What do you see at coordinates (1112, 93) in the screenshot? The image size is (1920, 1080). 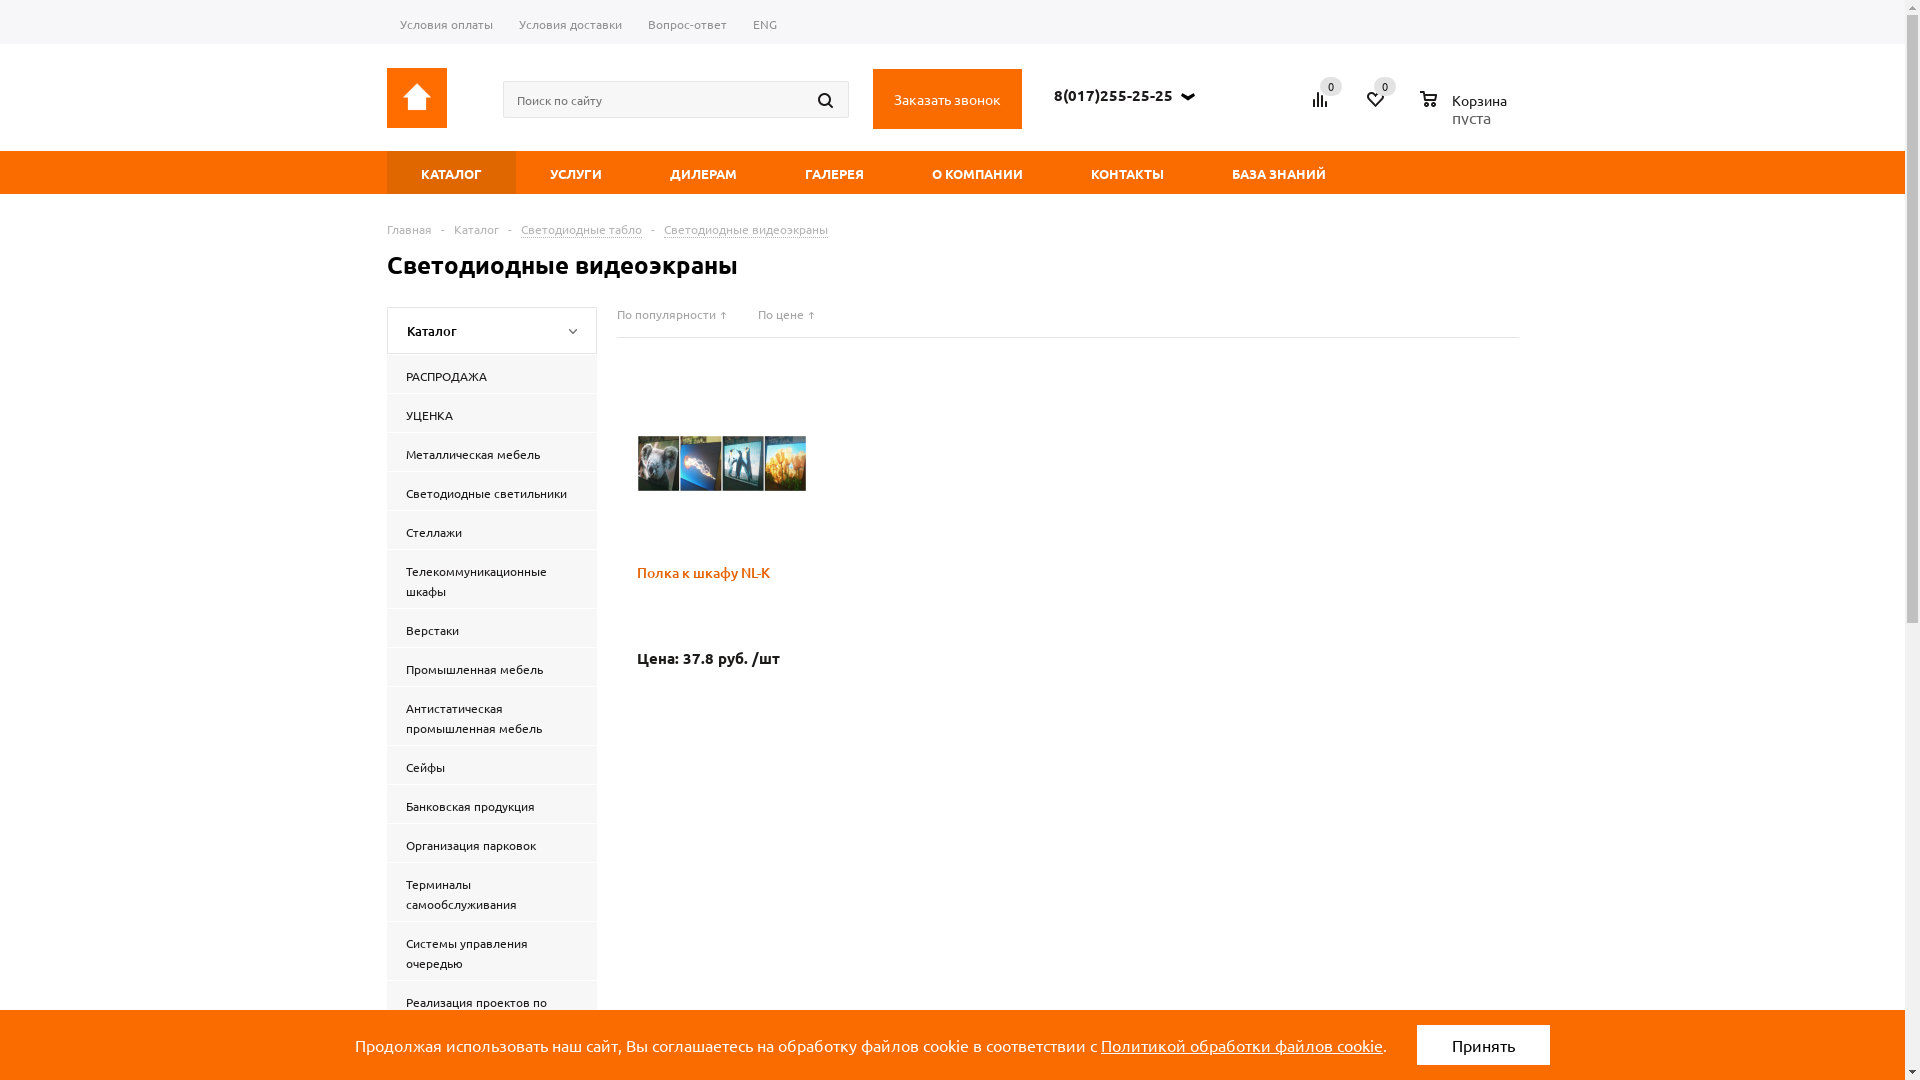 I see `'8(017)255-25-25'` at bounding box center [1112, 93].